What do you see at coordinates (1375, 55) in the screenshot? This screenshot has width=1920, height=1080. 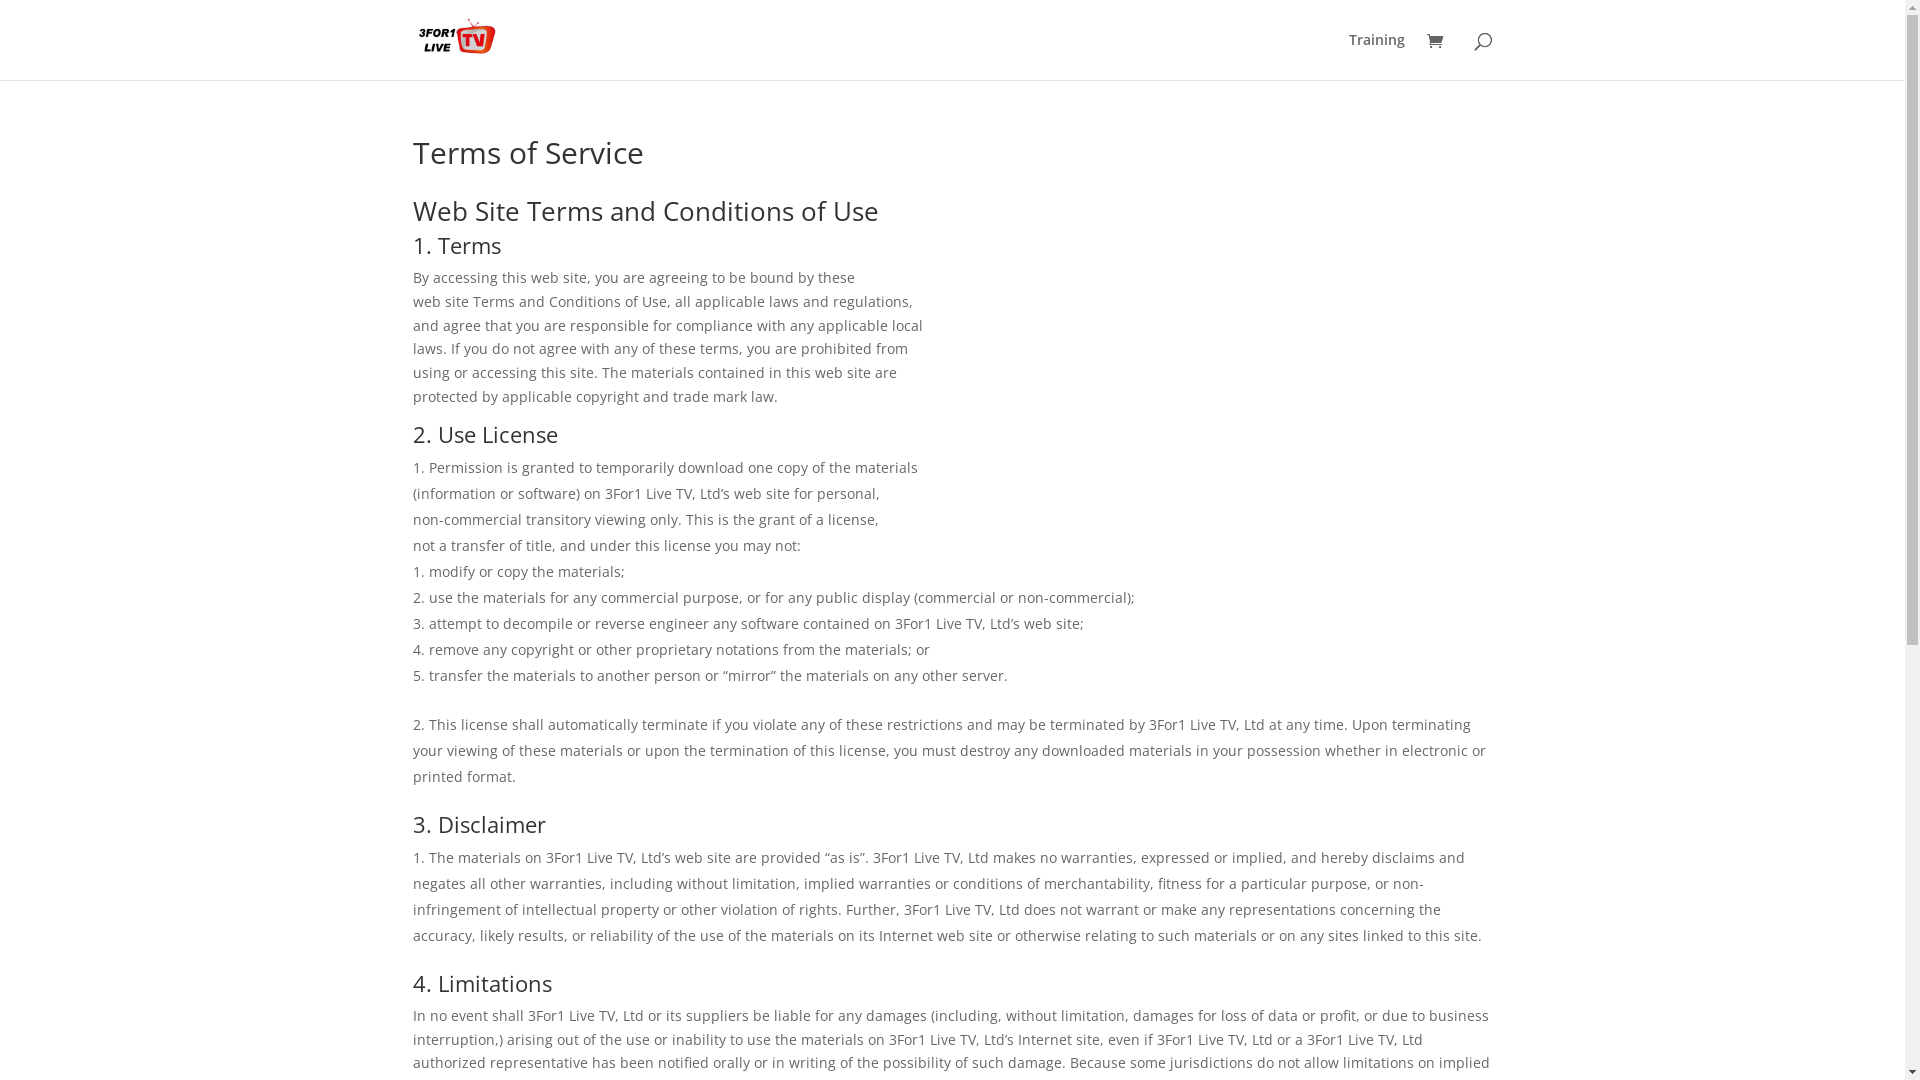 I see `'Training'` at bounding box center [1375, 55].